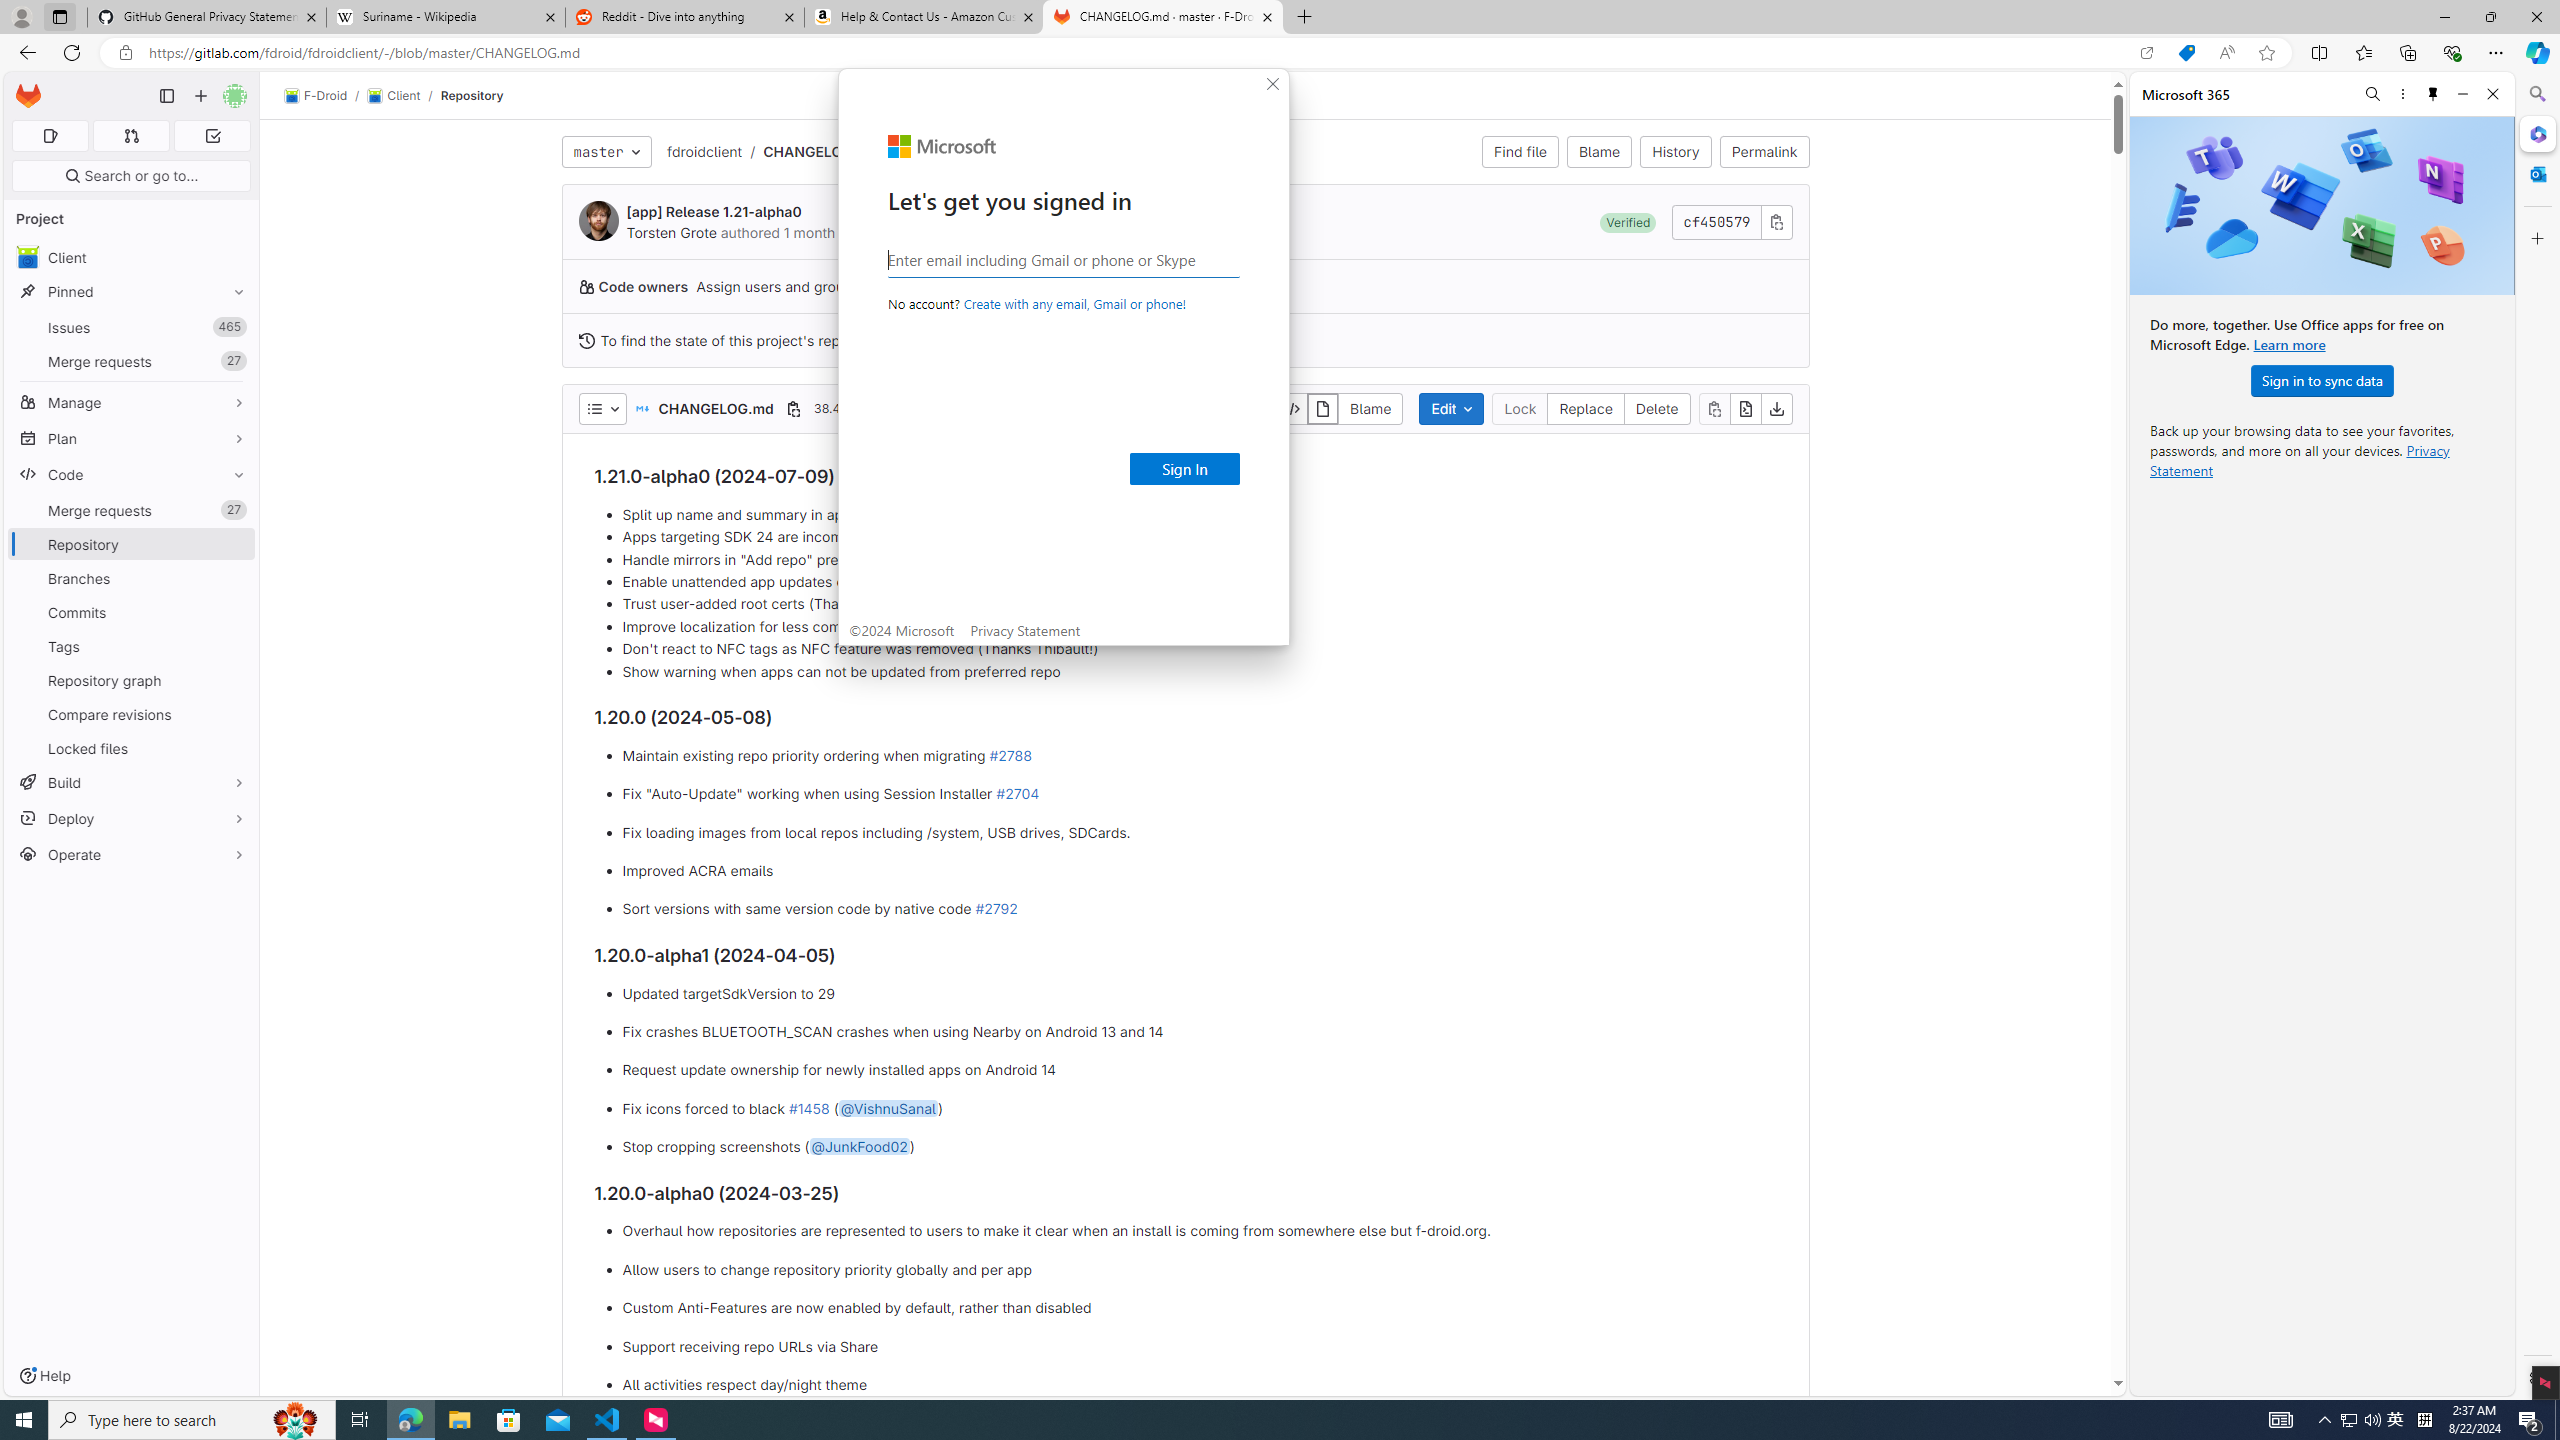 This screenshot has width=2560, height=1440. Describe the element at coordinates (599, 221) in the screenshot. I see `'Torsten Grote'` at that location.